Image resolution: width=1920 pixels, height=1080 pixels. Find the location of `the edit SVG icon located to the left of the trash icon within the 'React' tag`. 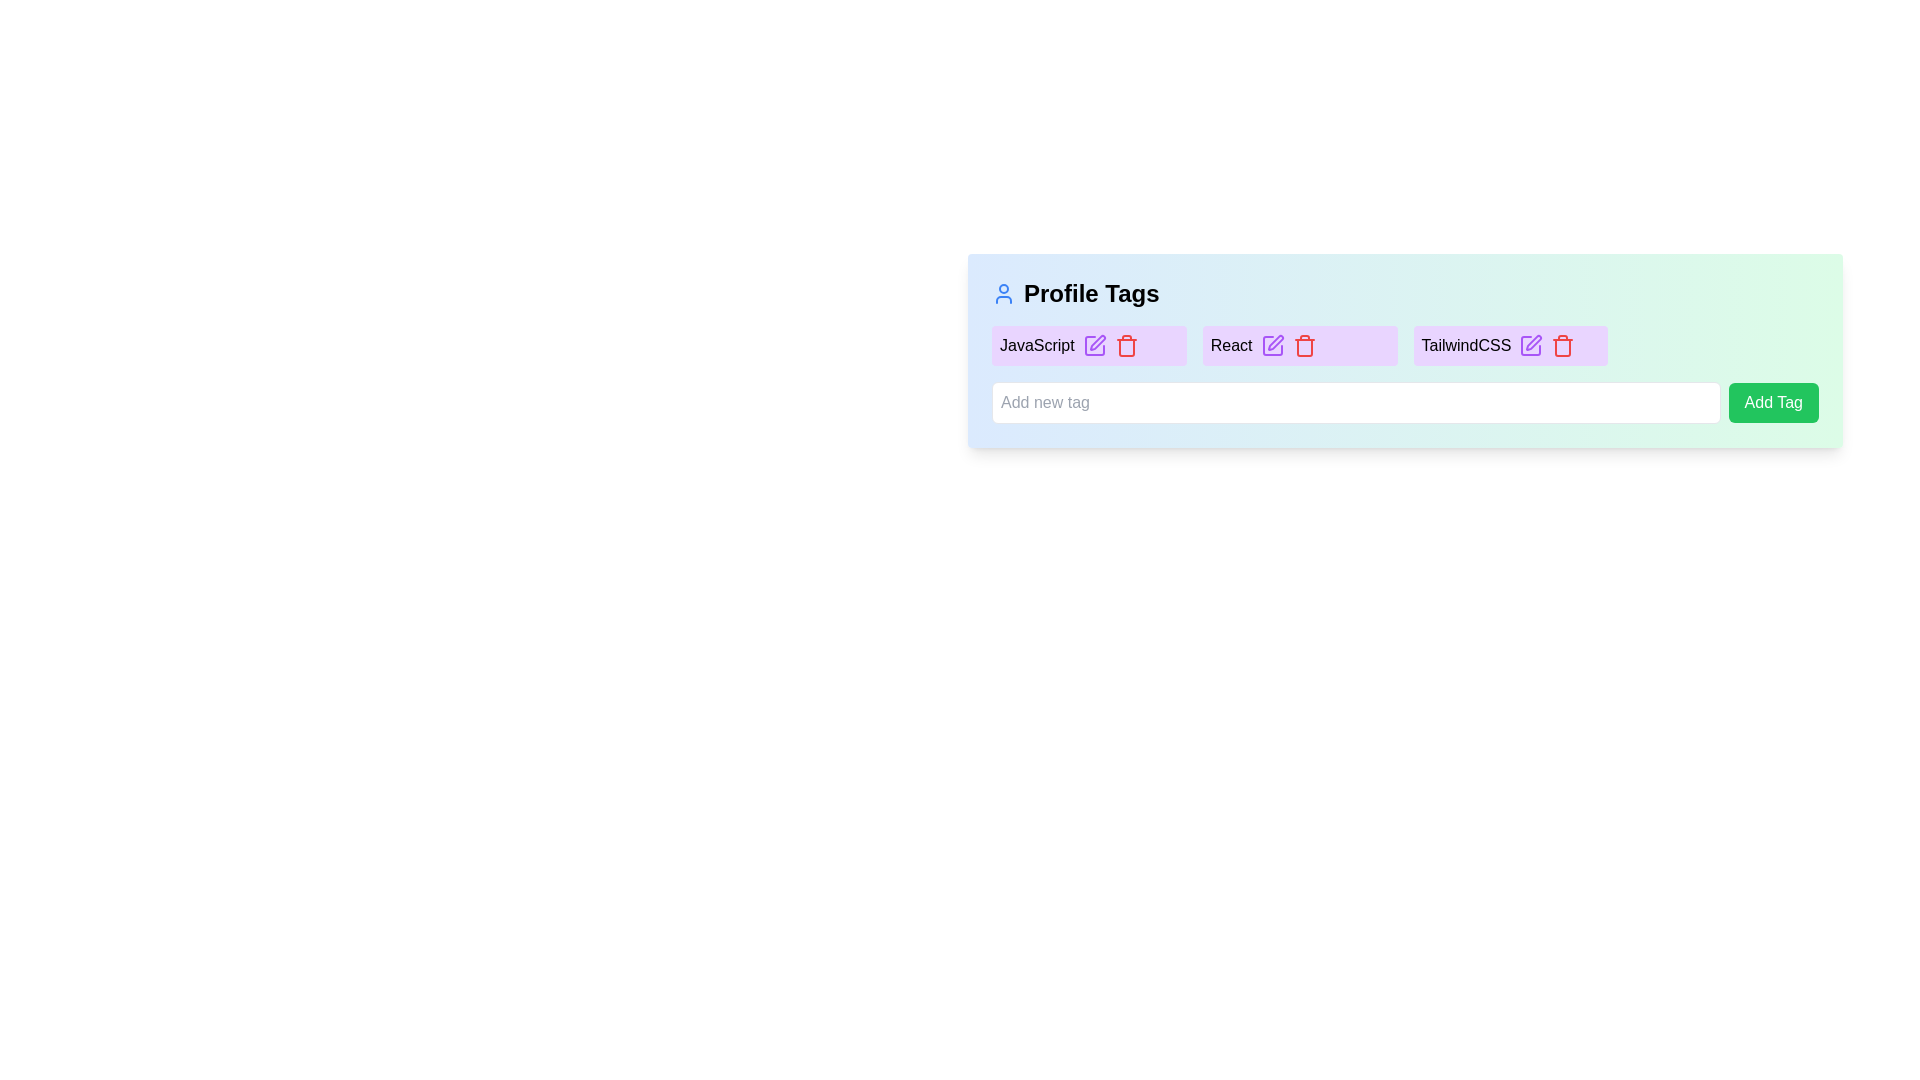

the edit SVG icon located to the left of the trash icon within the 'React' tag is located at coordinates (1271, 345).